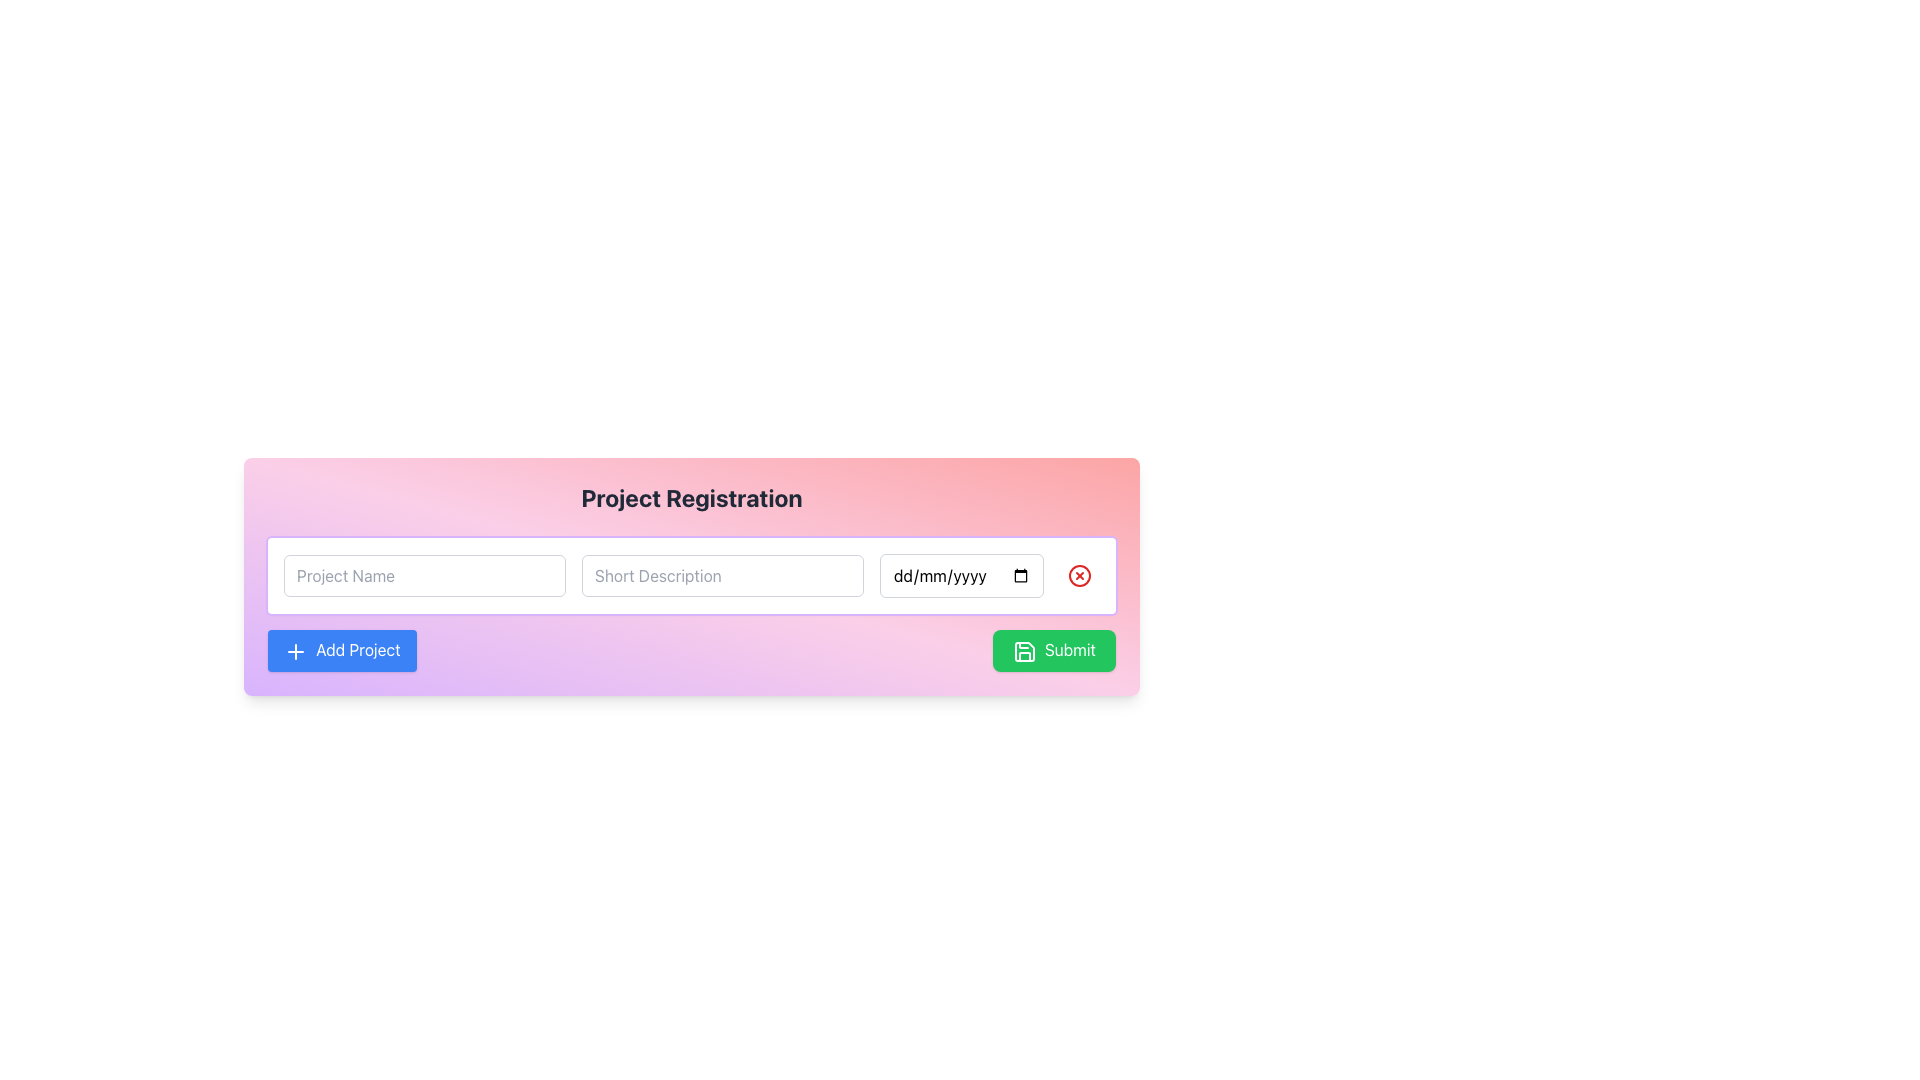  What do you see at coordinates (342, 650) in the screenshot?
I see `the blue 'Add Project' button located at the lower-left corner of the button group to initiate adding a project` at bounding box center [342, 650].